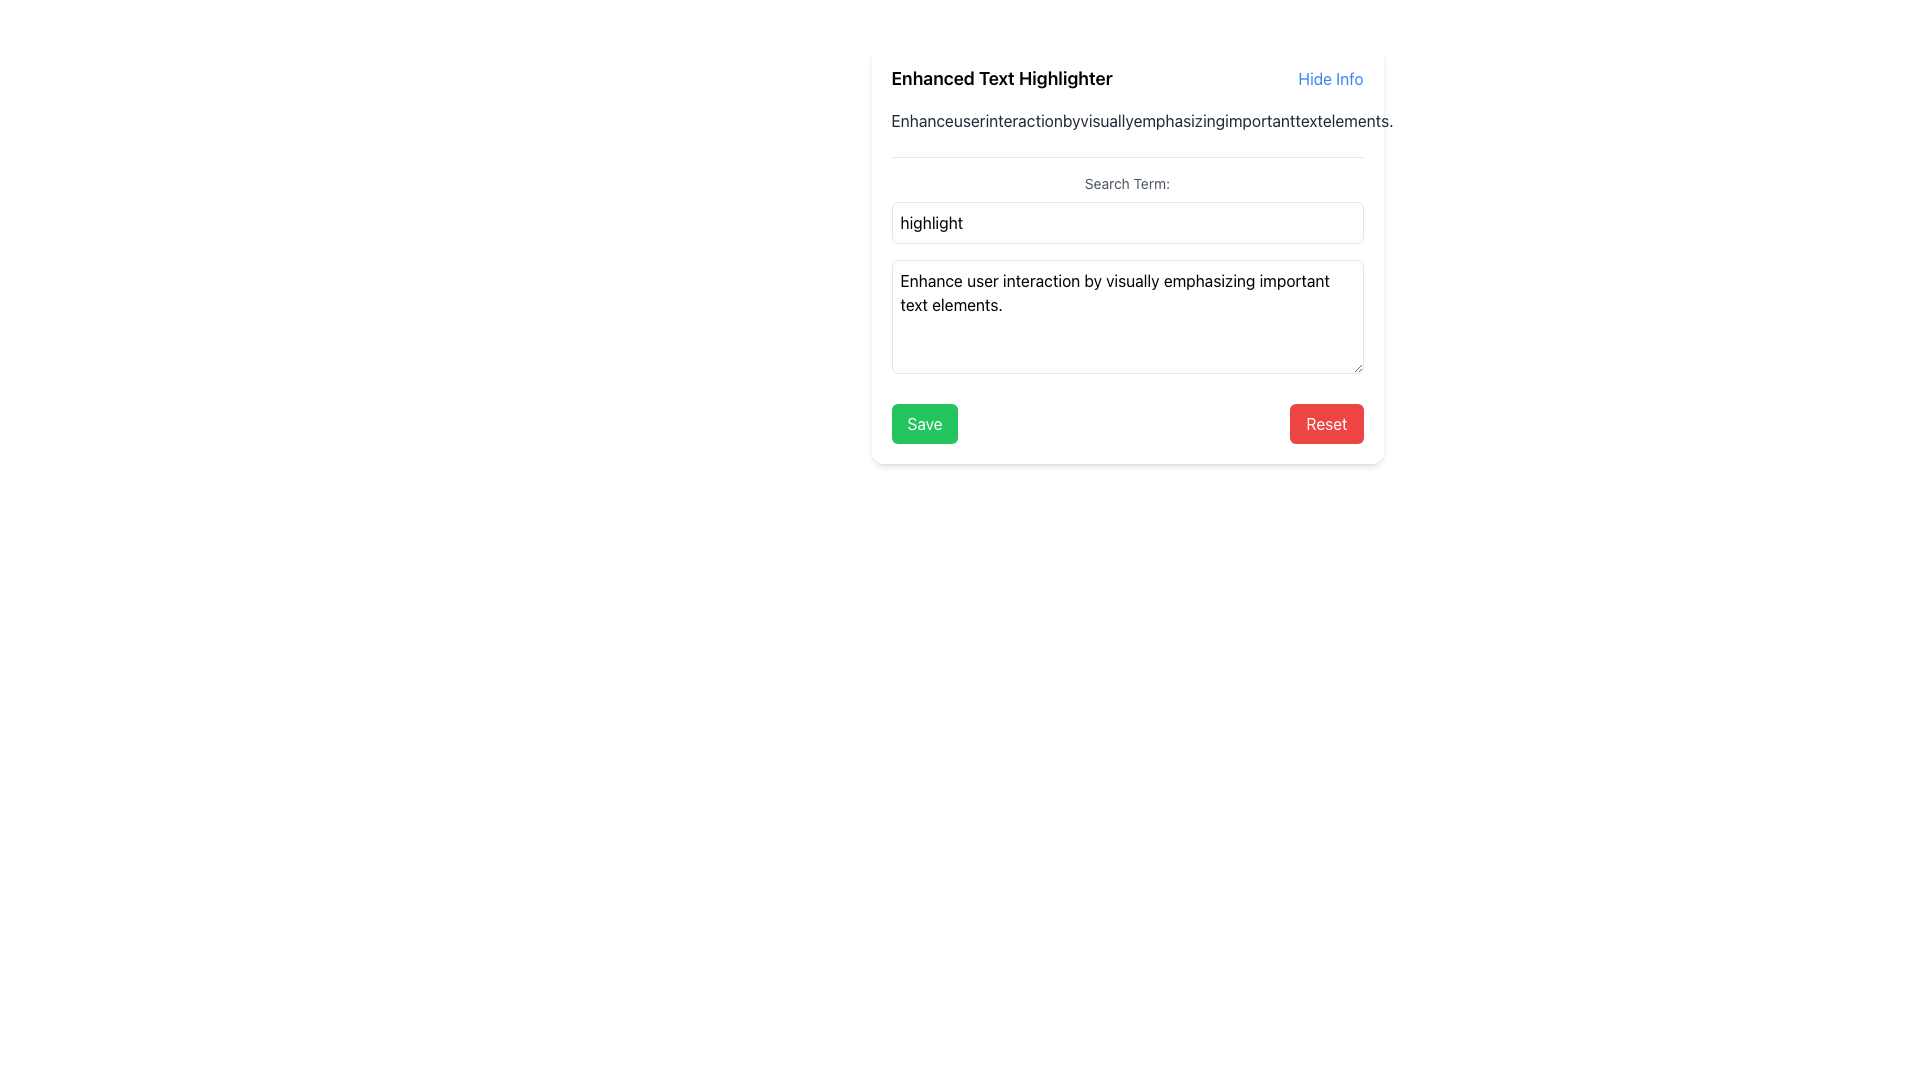 This screenshot has height=1080, width=1920. What do you see at coordinates (1259, 120) in the screenshot?
I see `the text label that reads 'important', which is the seventh word in the sentence 'Enhance user interaction by visually emphasizing important text elements.'` at bounding box center [1259, 120].